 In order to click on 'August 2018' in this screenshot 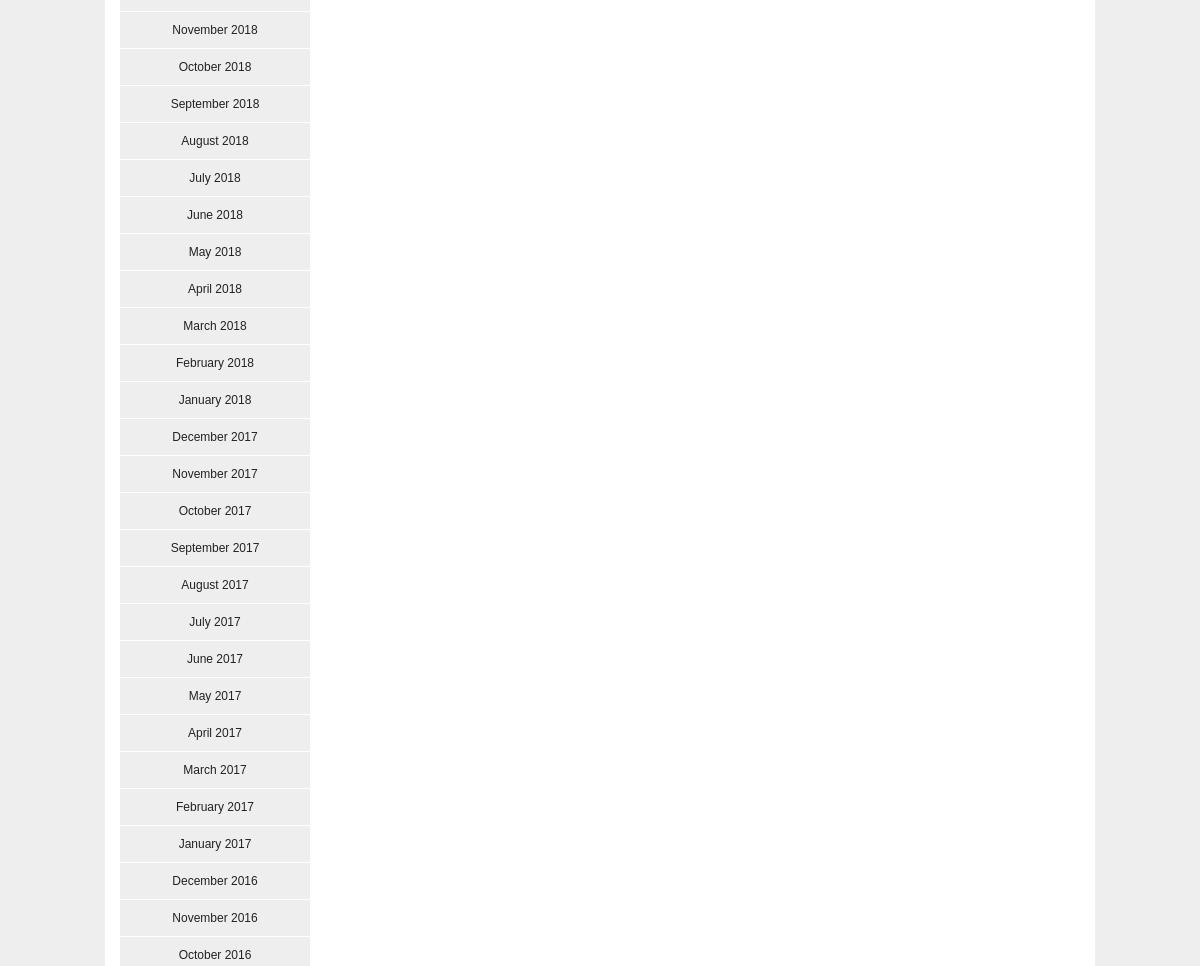, I will do `click(213, 140)`.